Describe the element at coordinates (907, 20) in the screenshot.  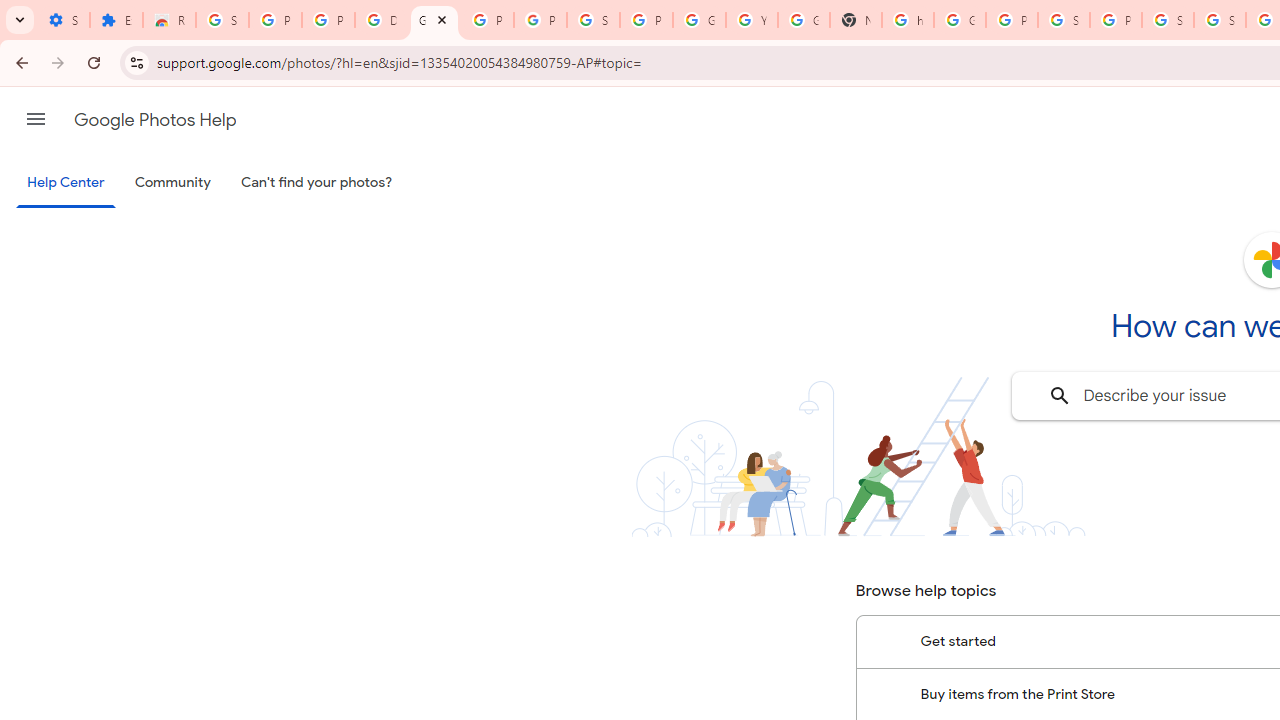
I see `'https://scholar.google.com/'` at that location.